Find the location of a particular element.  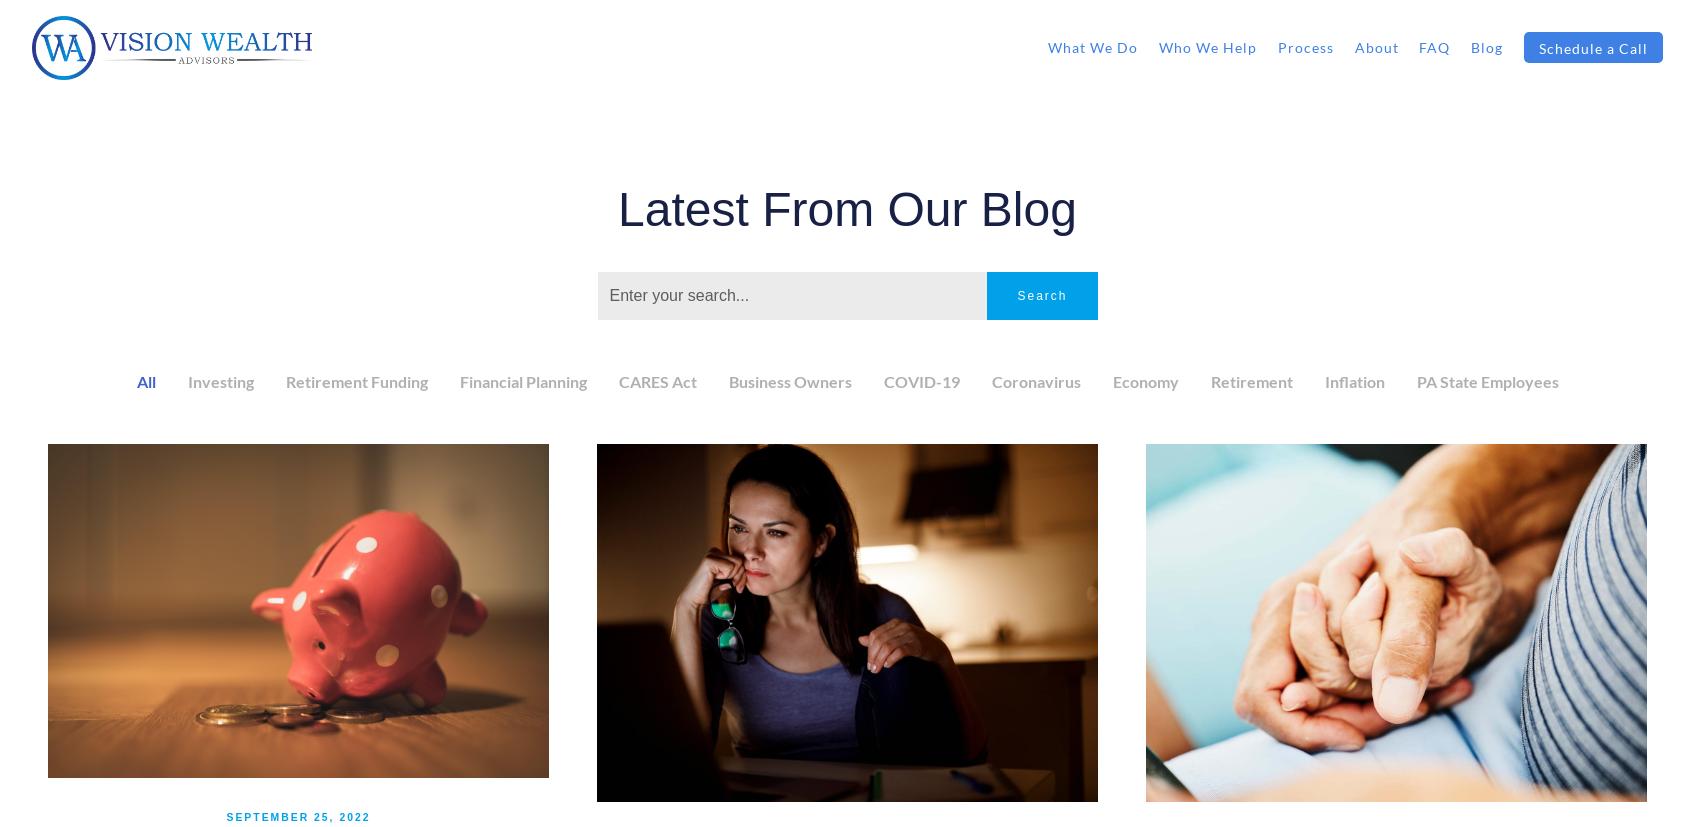

'PA State Employees' is located at coordinates (1415, 380).